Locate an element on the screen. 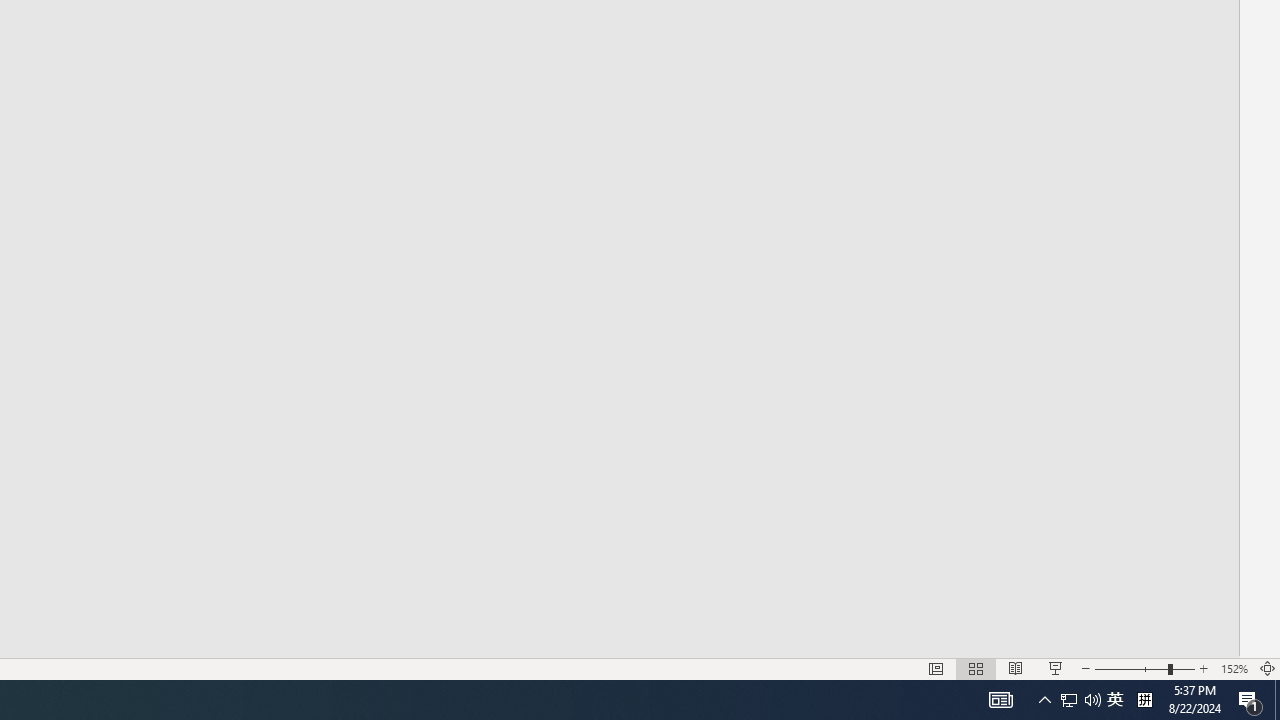 This screenshot has height=720, width=1280. 'Zoom' is located at coordinates (1144, 669).